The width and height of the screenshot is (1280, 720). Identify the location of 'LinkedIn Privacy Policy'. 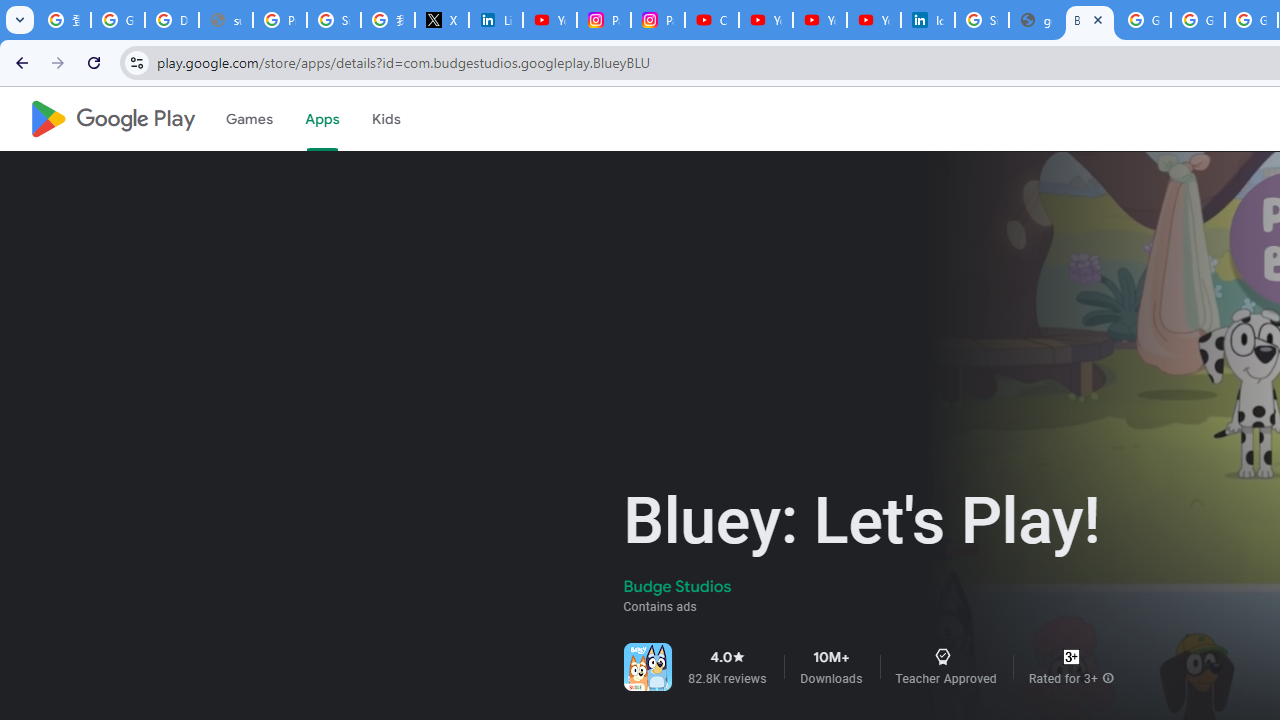
(496, 20).